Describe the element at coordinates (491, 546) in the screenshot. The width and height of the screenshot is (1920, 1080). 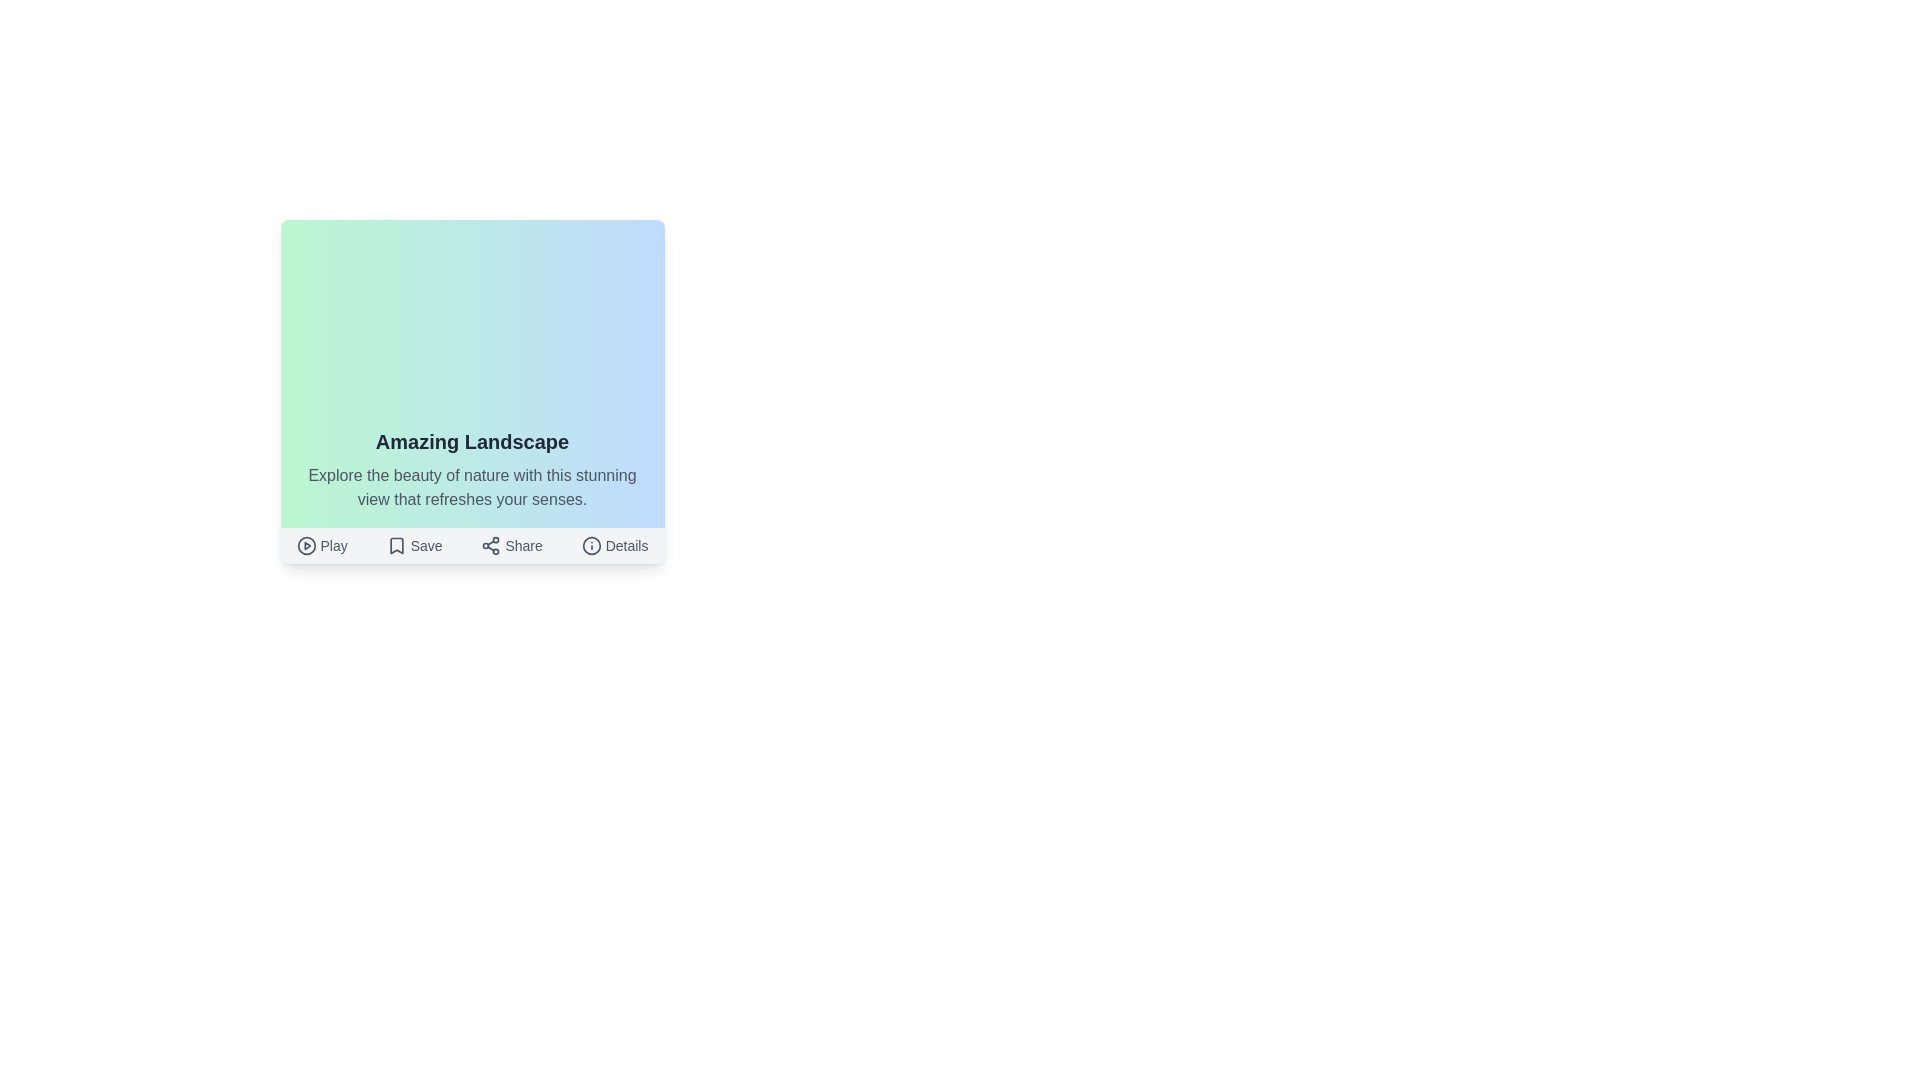
I see `the share icon located at the bottom center of the card, which is the leftmost component of the 'Share' button` at that location.